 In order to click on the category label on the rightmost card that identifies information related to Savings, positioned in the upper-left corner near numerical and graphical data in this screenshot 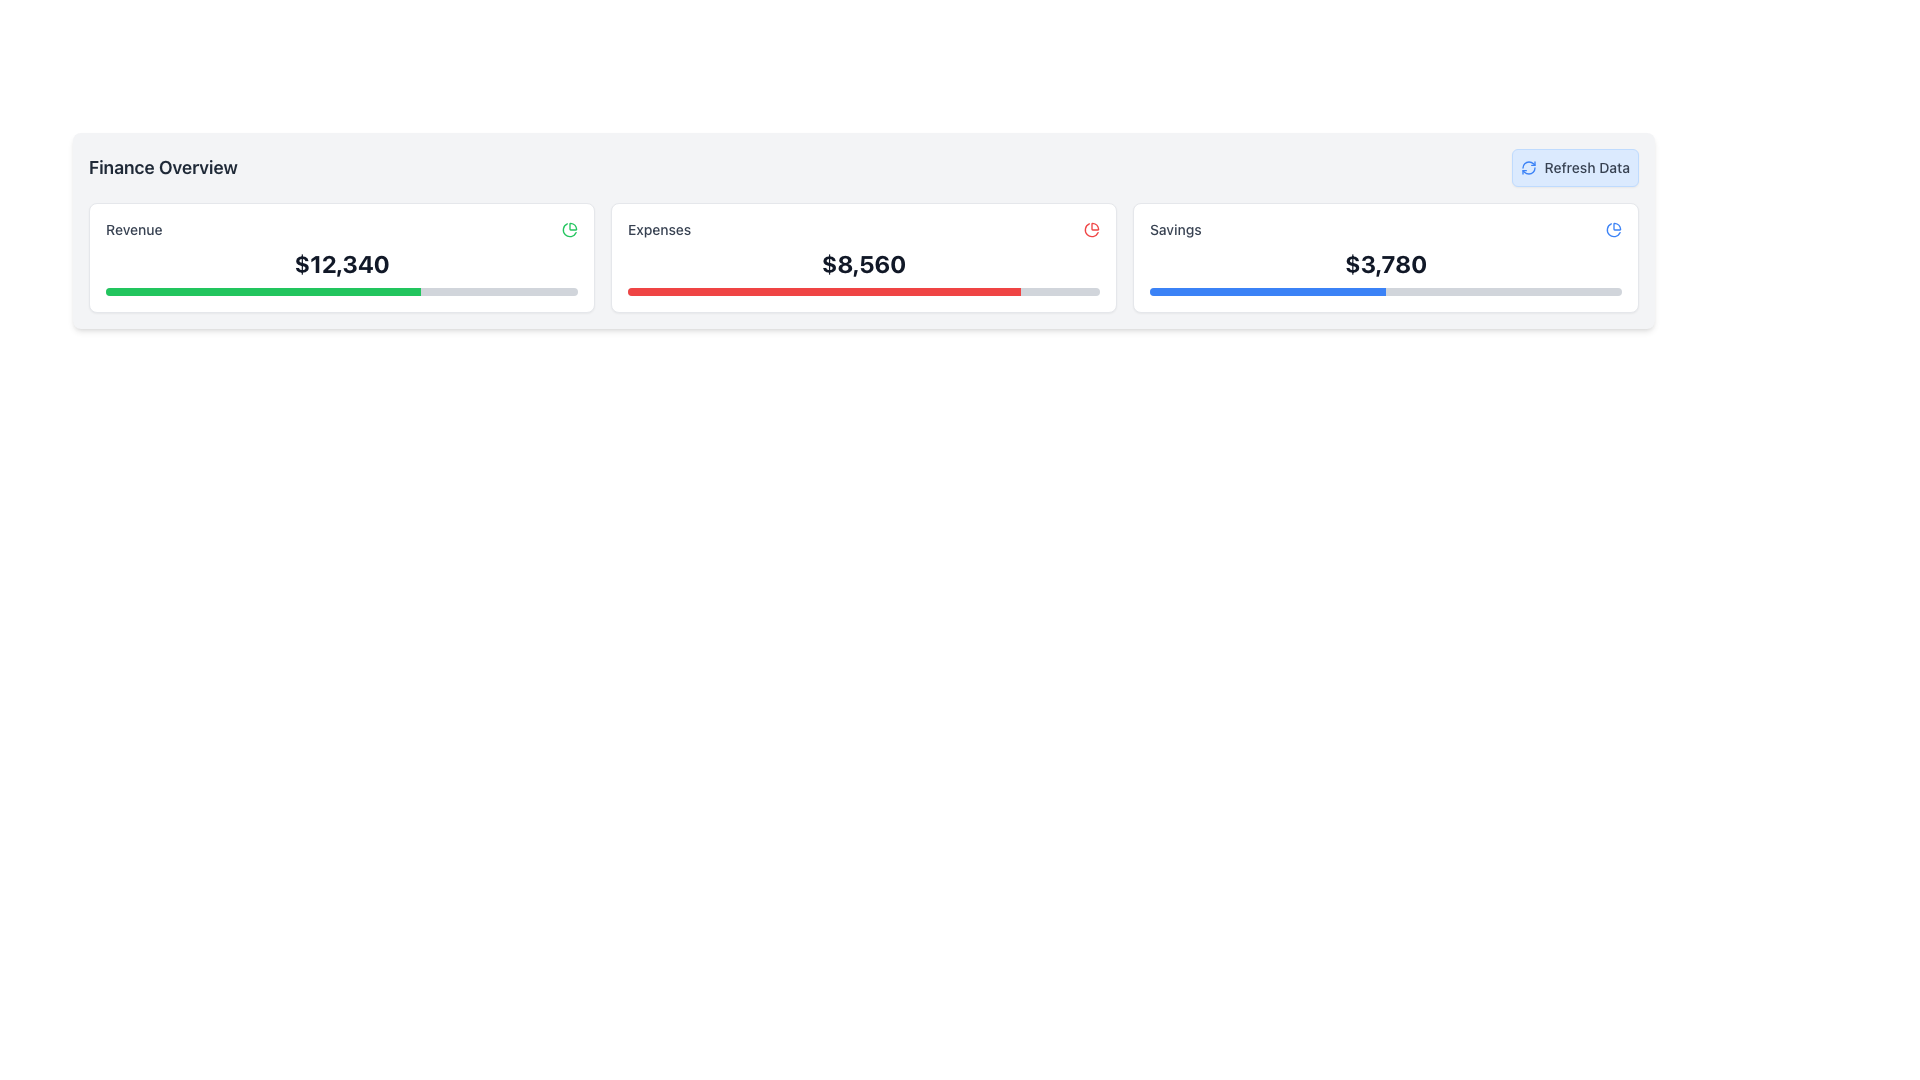, I will do `click(1175, 229)`.